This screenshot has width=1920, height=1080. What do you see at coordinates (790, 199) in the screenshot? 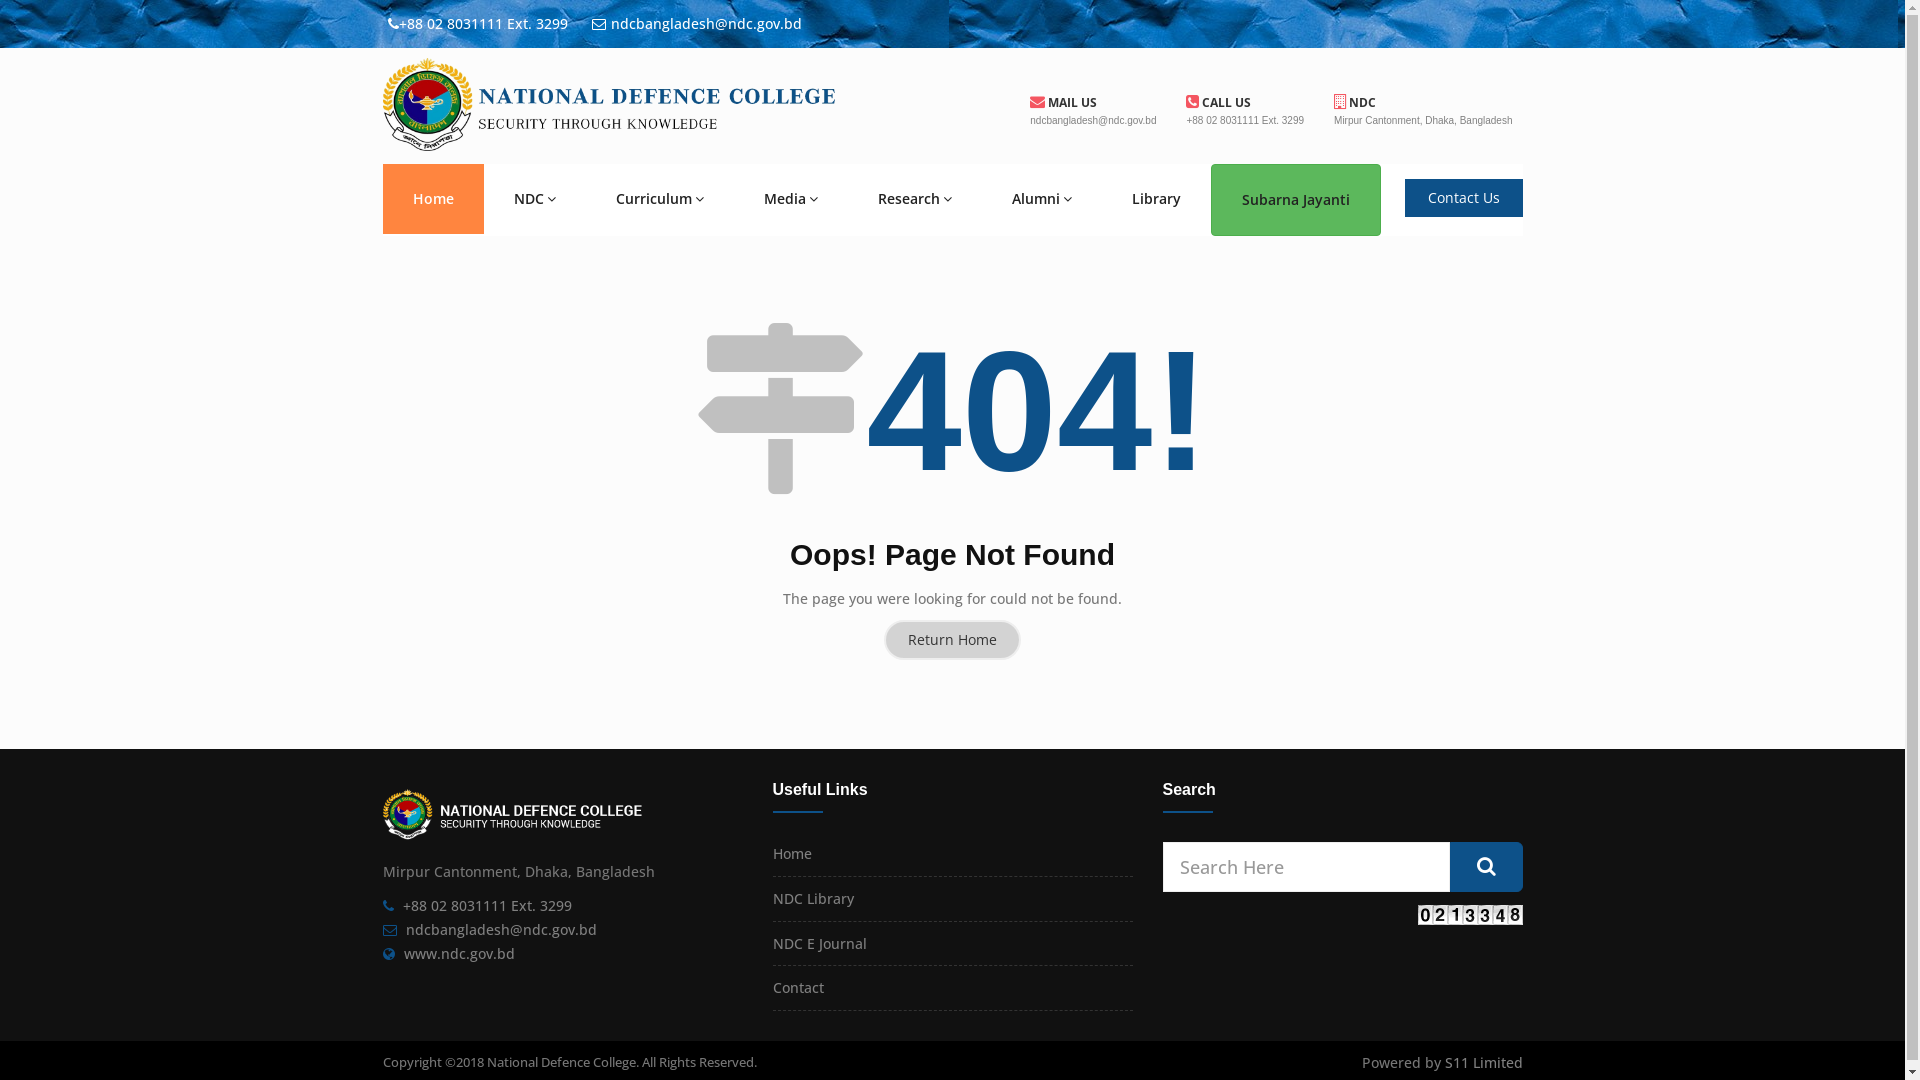
I see `'Media'` at bounding box center [790, 199].